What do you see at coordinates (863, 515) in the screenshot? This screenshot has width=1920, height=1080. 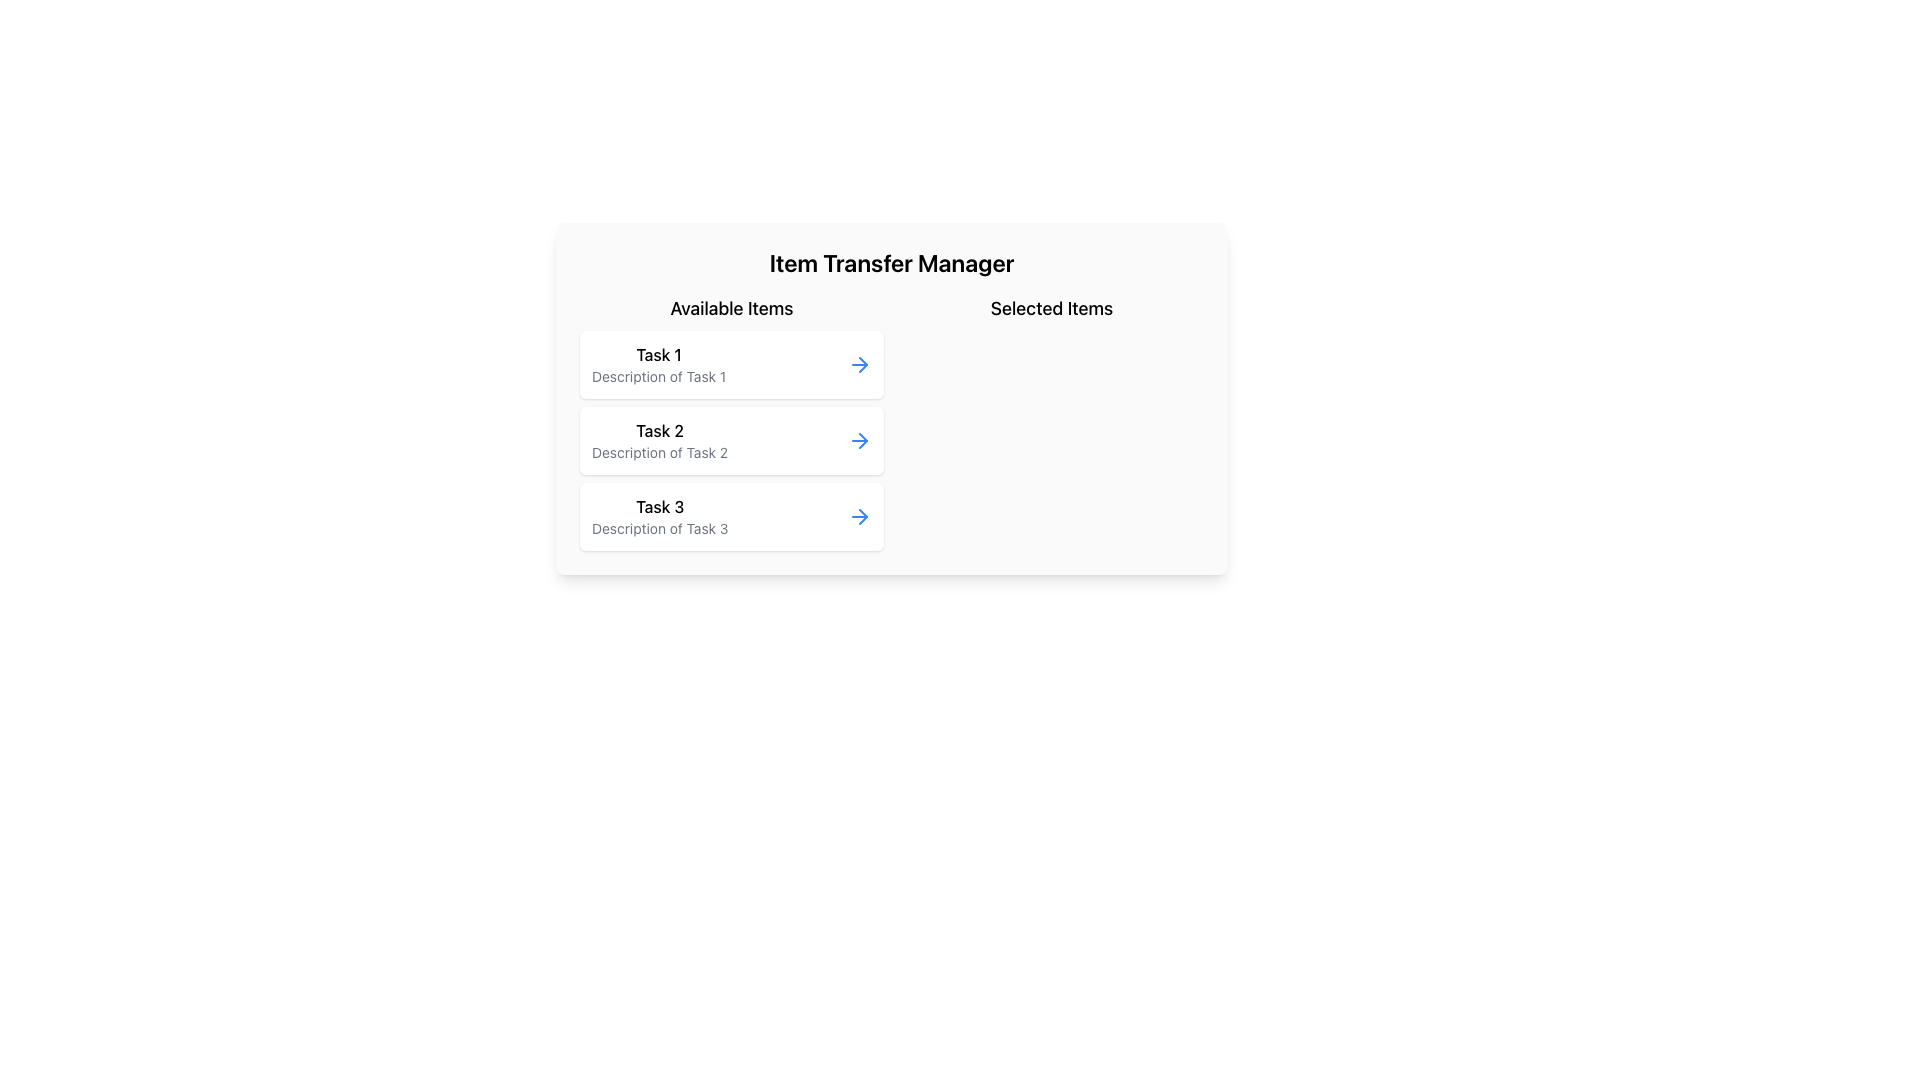 I see `the arrowhead icon located at the far right of the 'Task 2' card in the 'Available Items' list` at bounding box center [863, 515].